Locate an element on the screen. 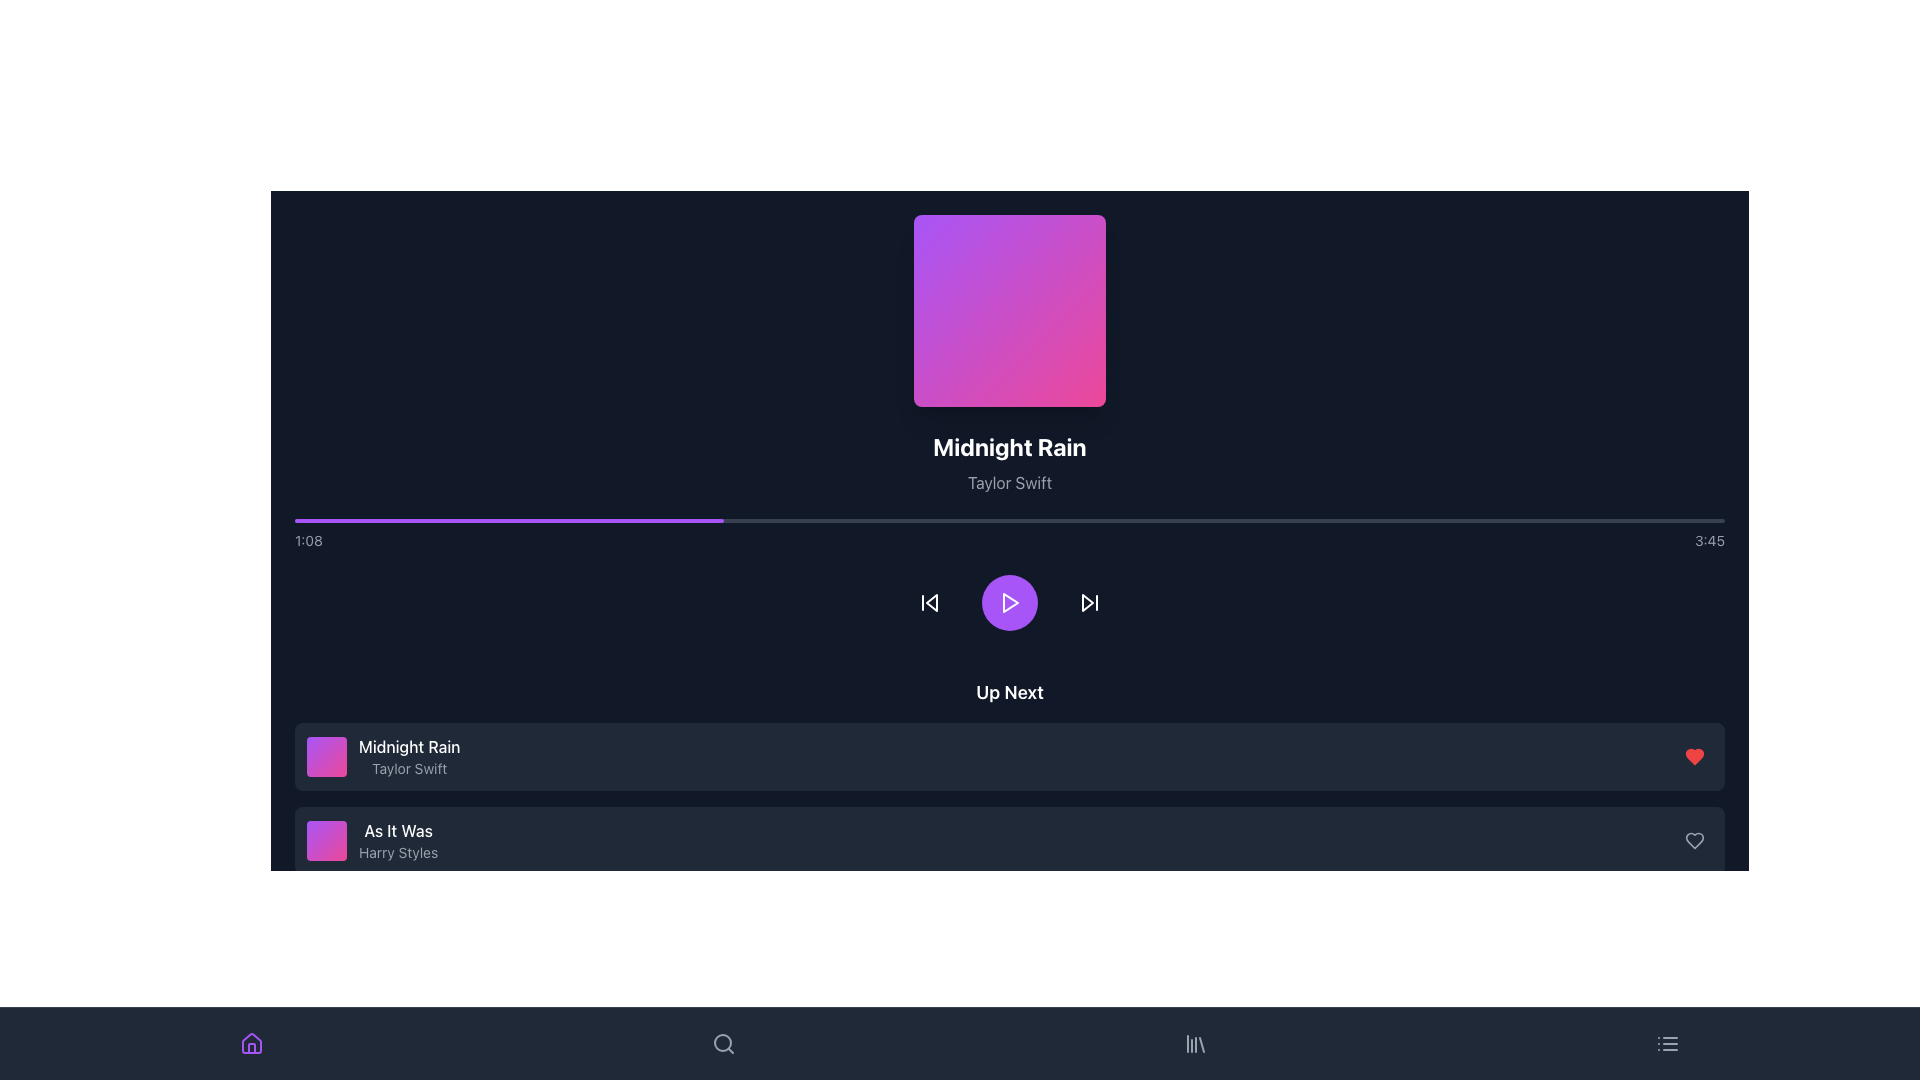 The image size is (1920, 1080). text displayed as 'Midnight Rain' by Taylor Swift, which is presented in a bold title and a lighter subtitle, located in the Up Next section of the interface is located at coordinates (408, 756).